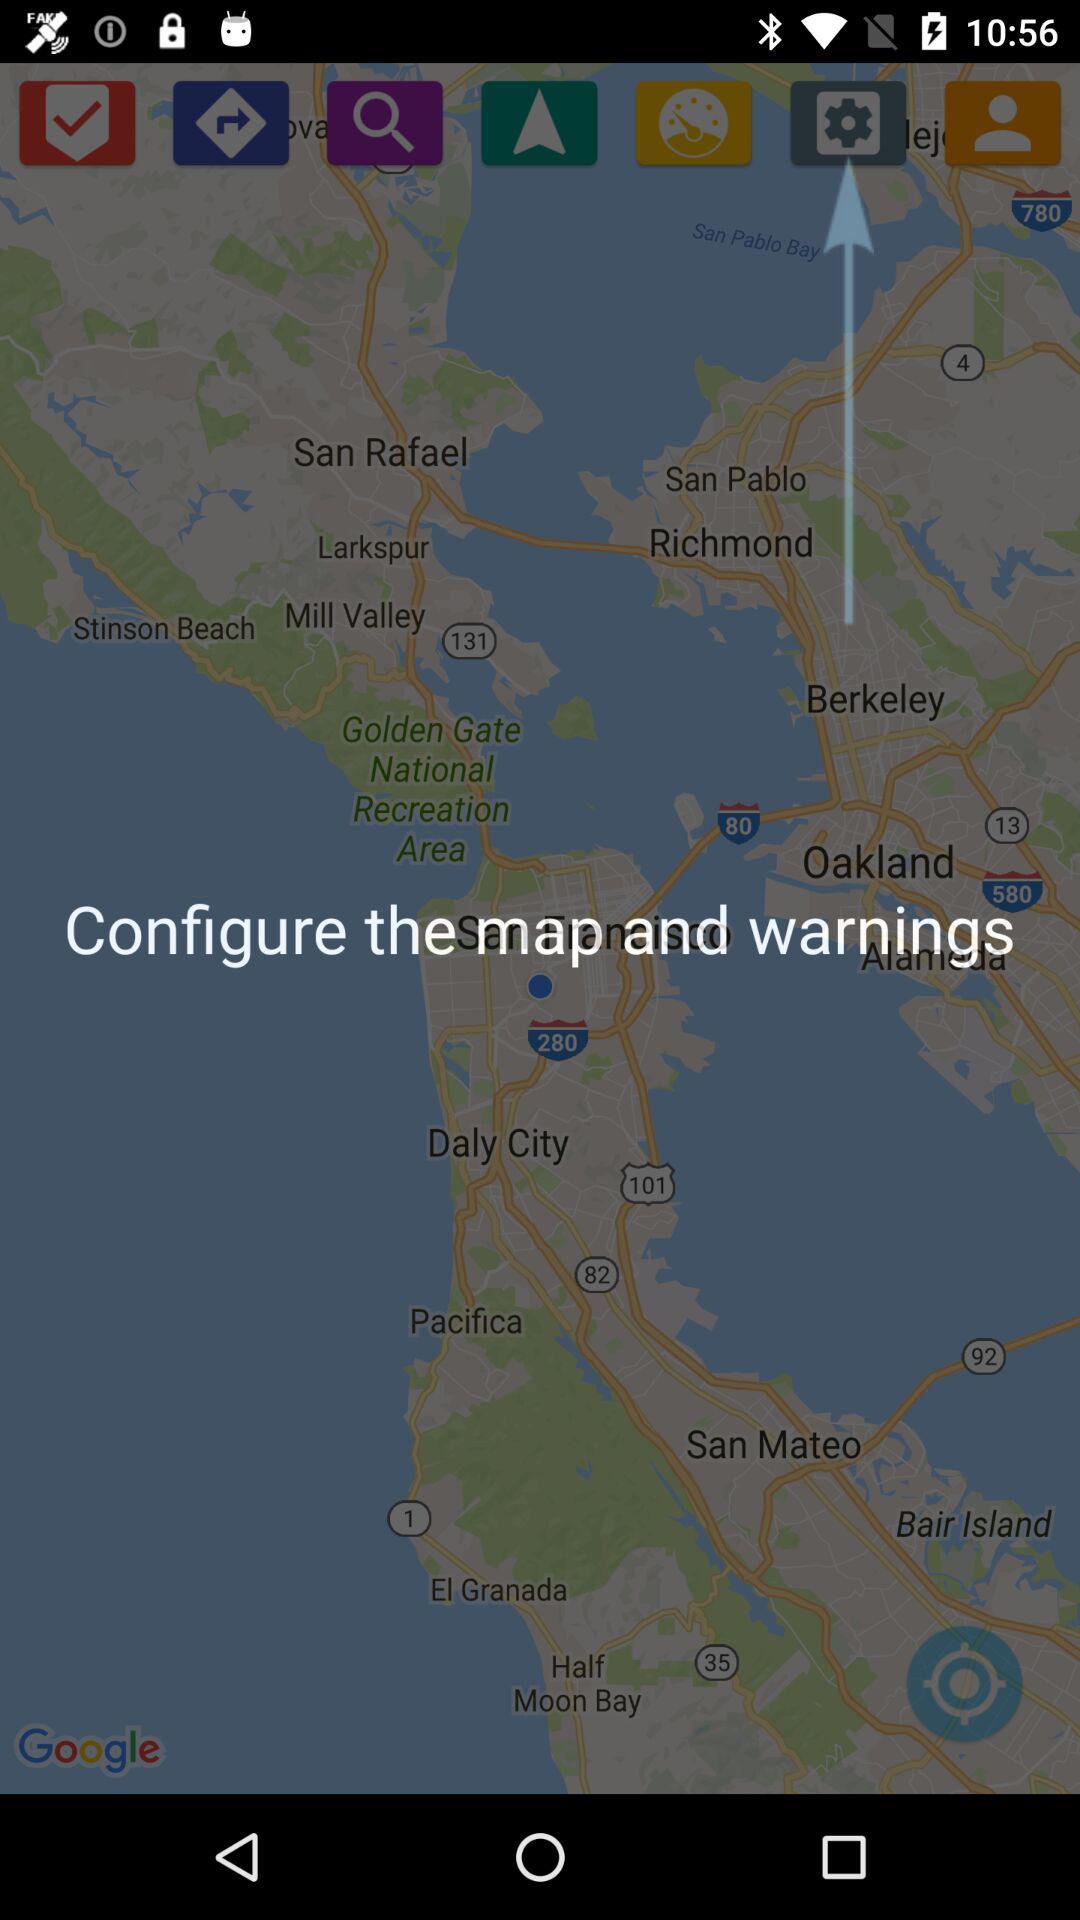 This screenshot has height=1920, width=1080. What do you see at coordinates (963, 1693) in the screenshot?
I see `current location` at bounding box center [963, 1693].